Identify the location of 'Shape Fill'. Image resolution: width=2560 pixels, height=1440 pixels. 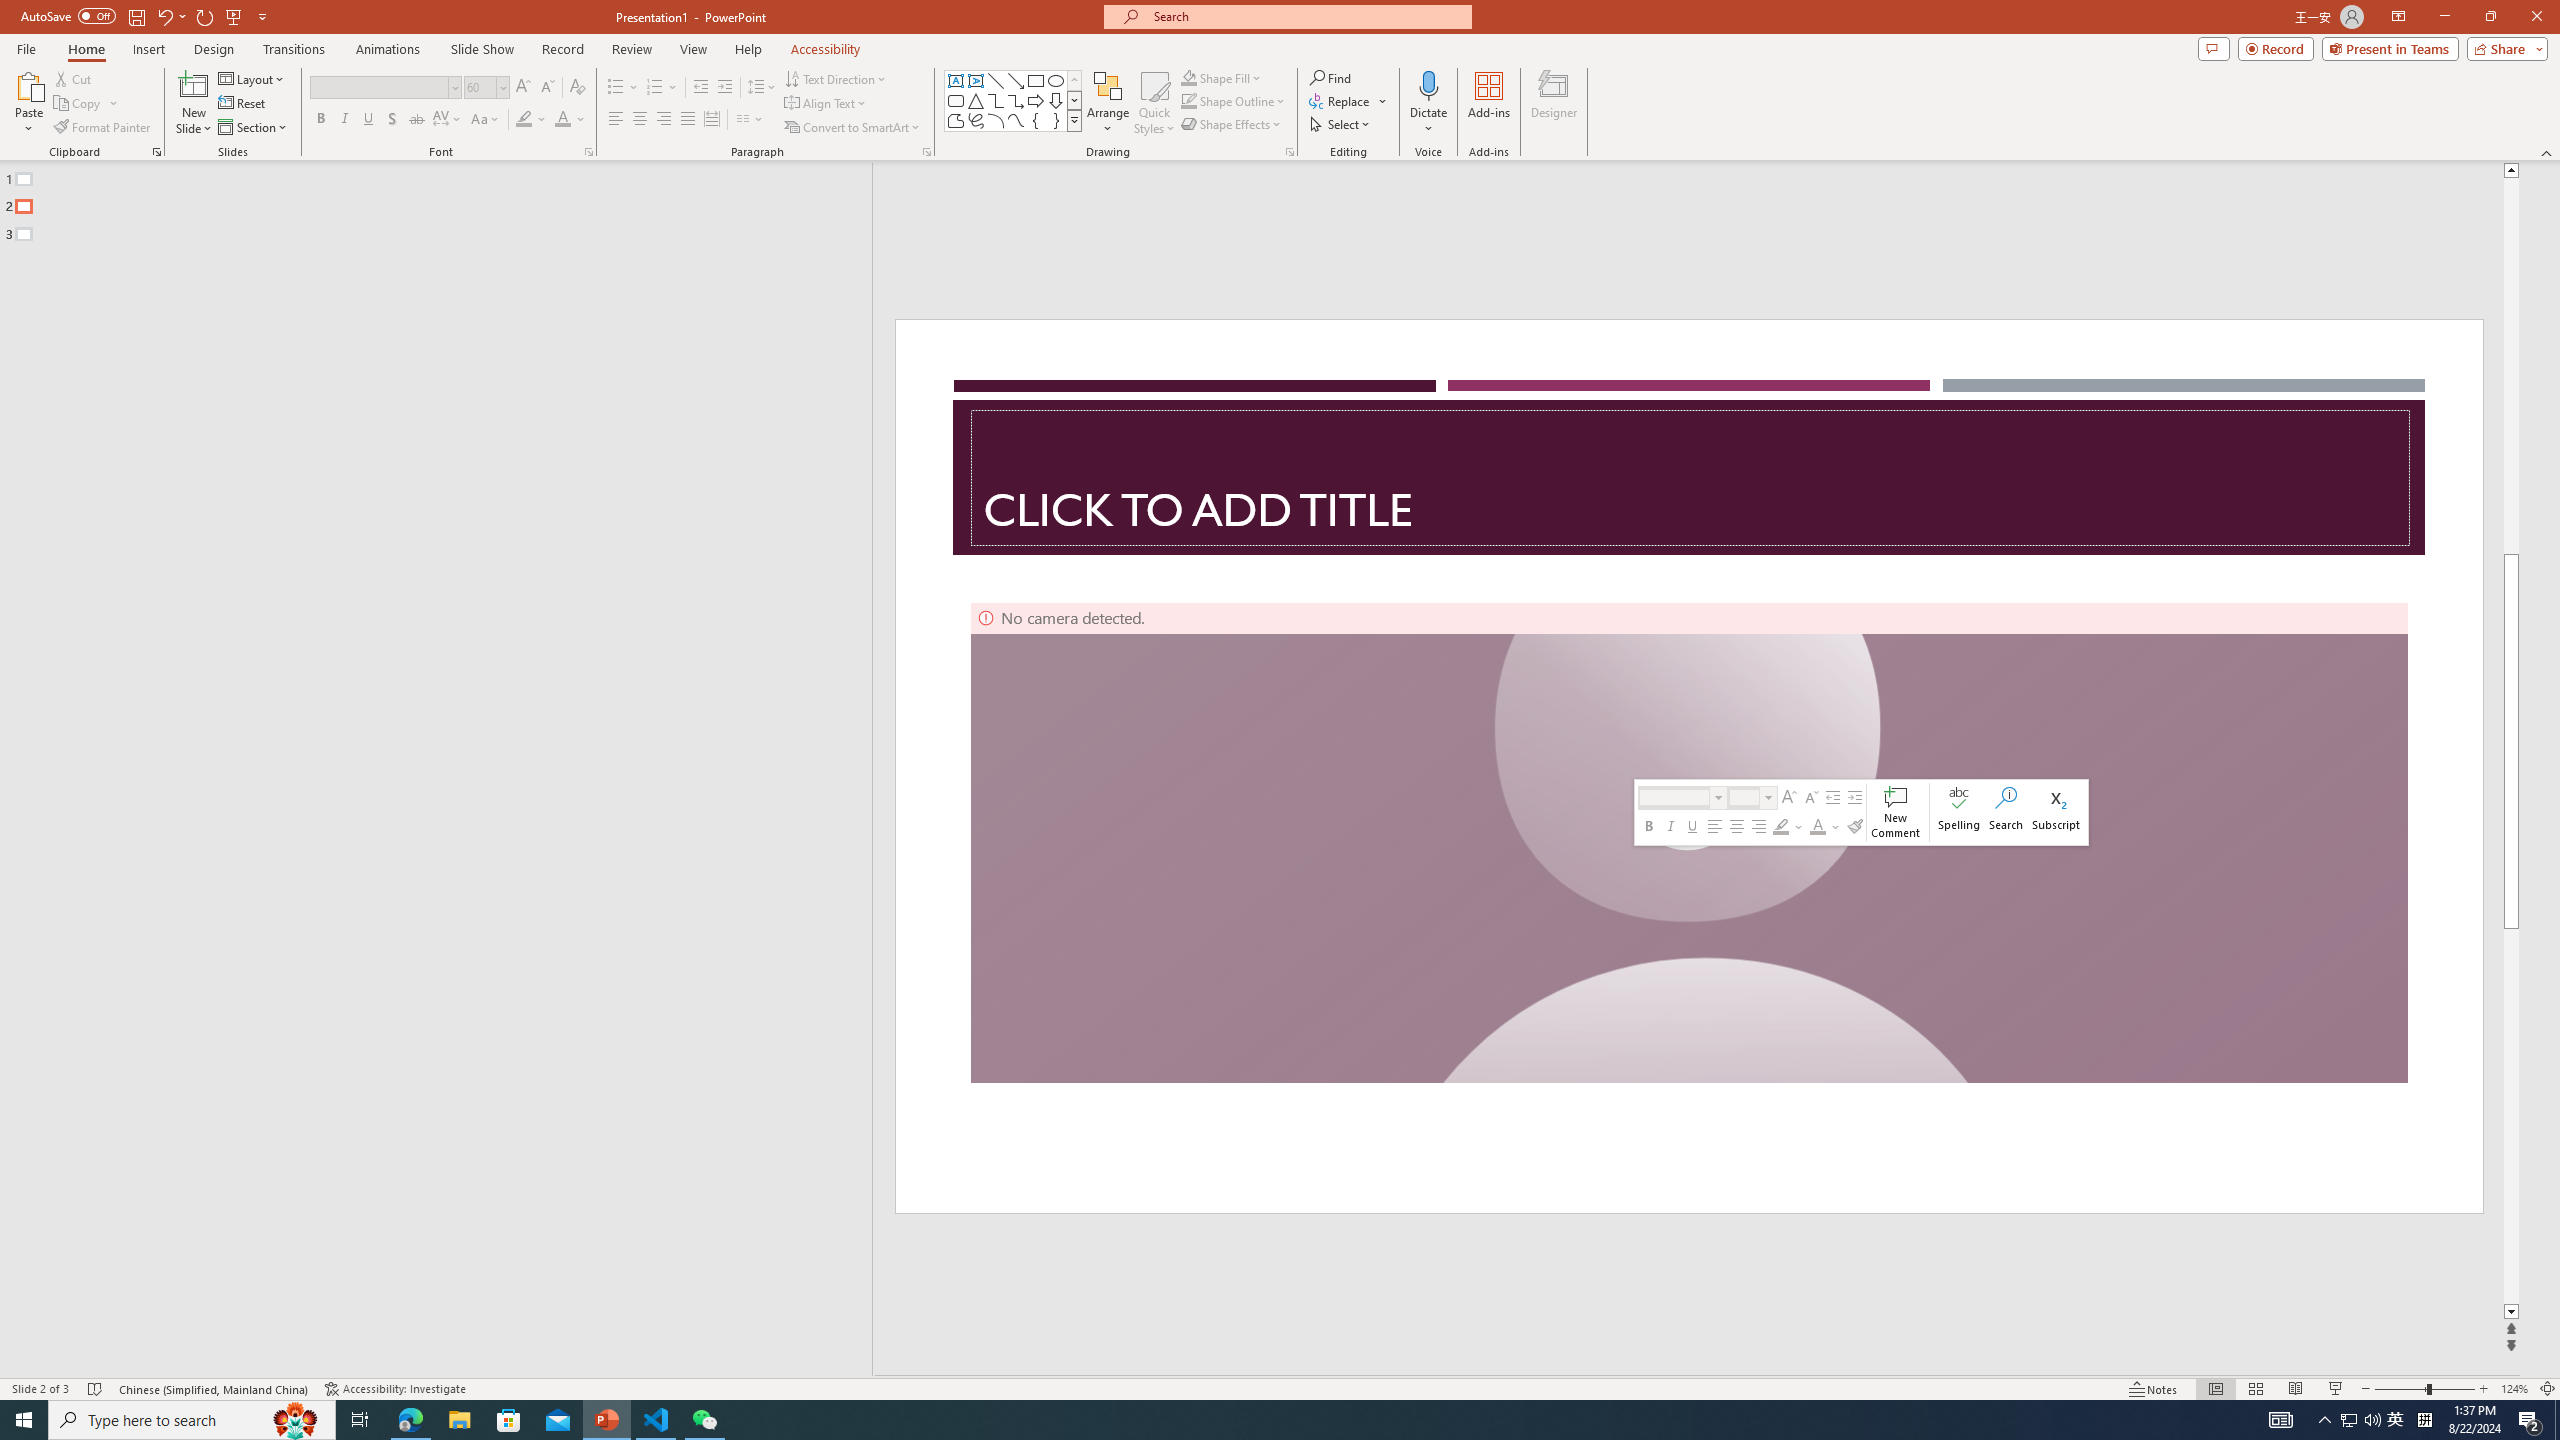
(1222, 77).